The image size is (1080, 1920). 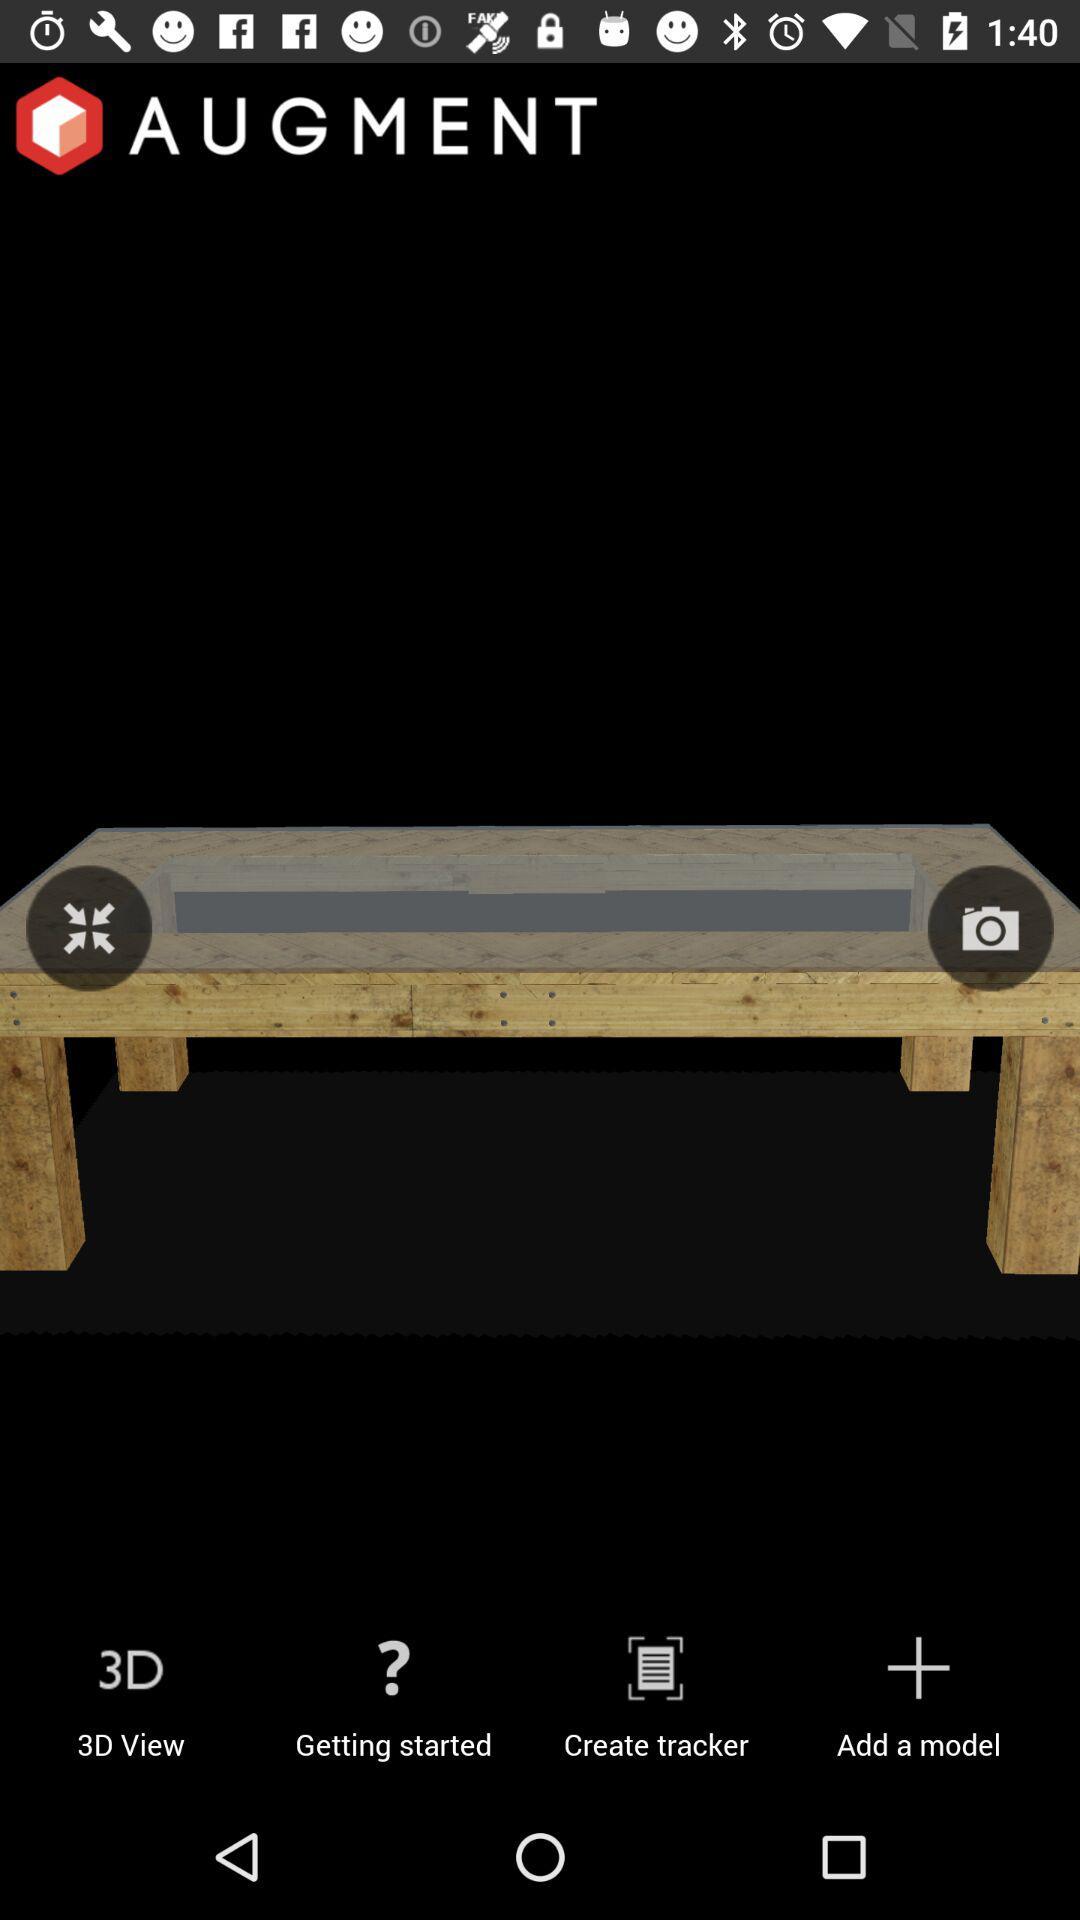 What do you see at coordinates (990, 927) in the screenshot?
I see `take a photo` at bounding box center [990, 927].